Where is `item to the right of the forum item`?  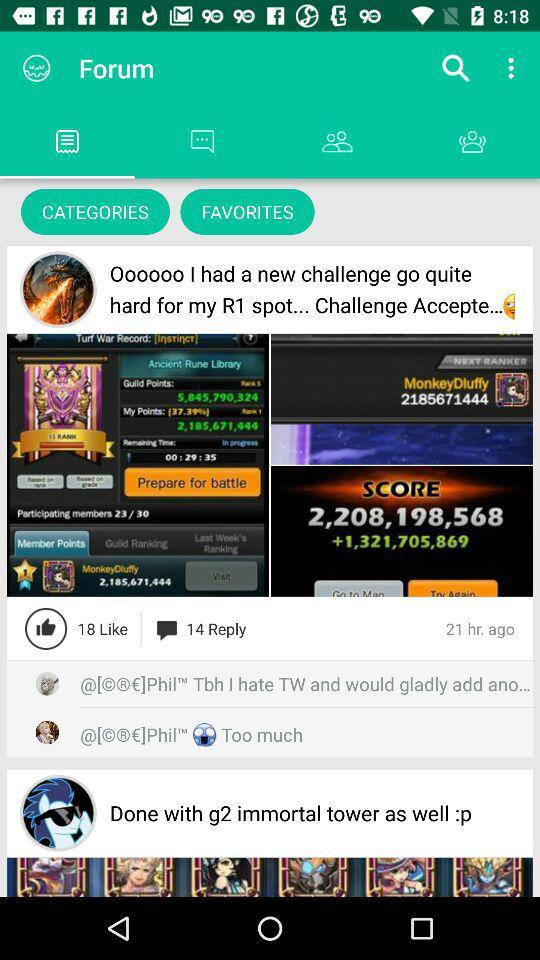
item to the right of the forum item is located at coordinates (455, 68).